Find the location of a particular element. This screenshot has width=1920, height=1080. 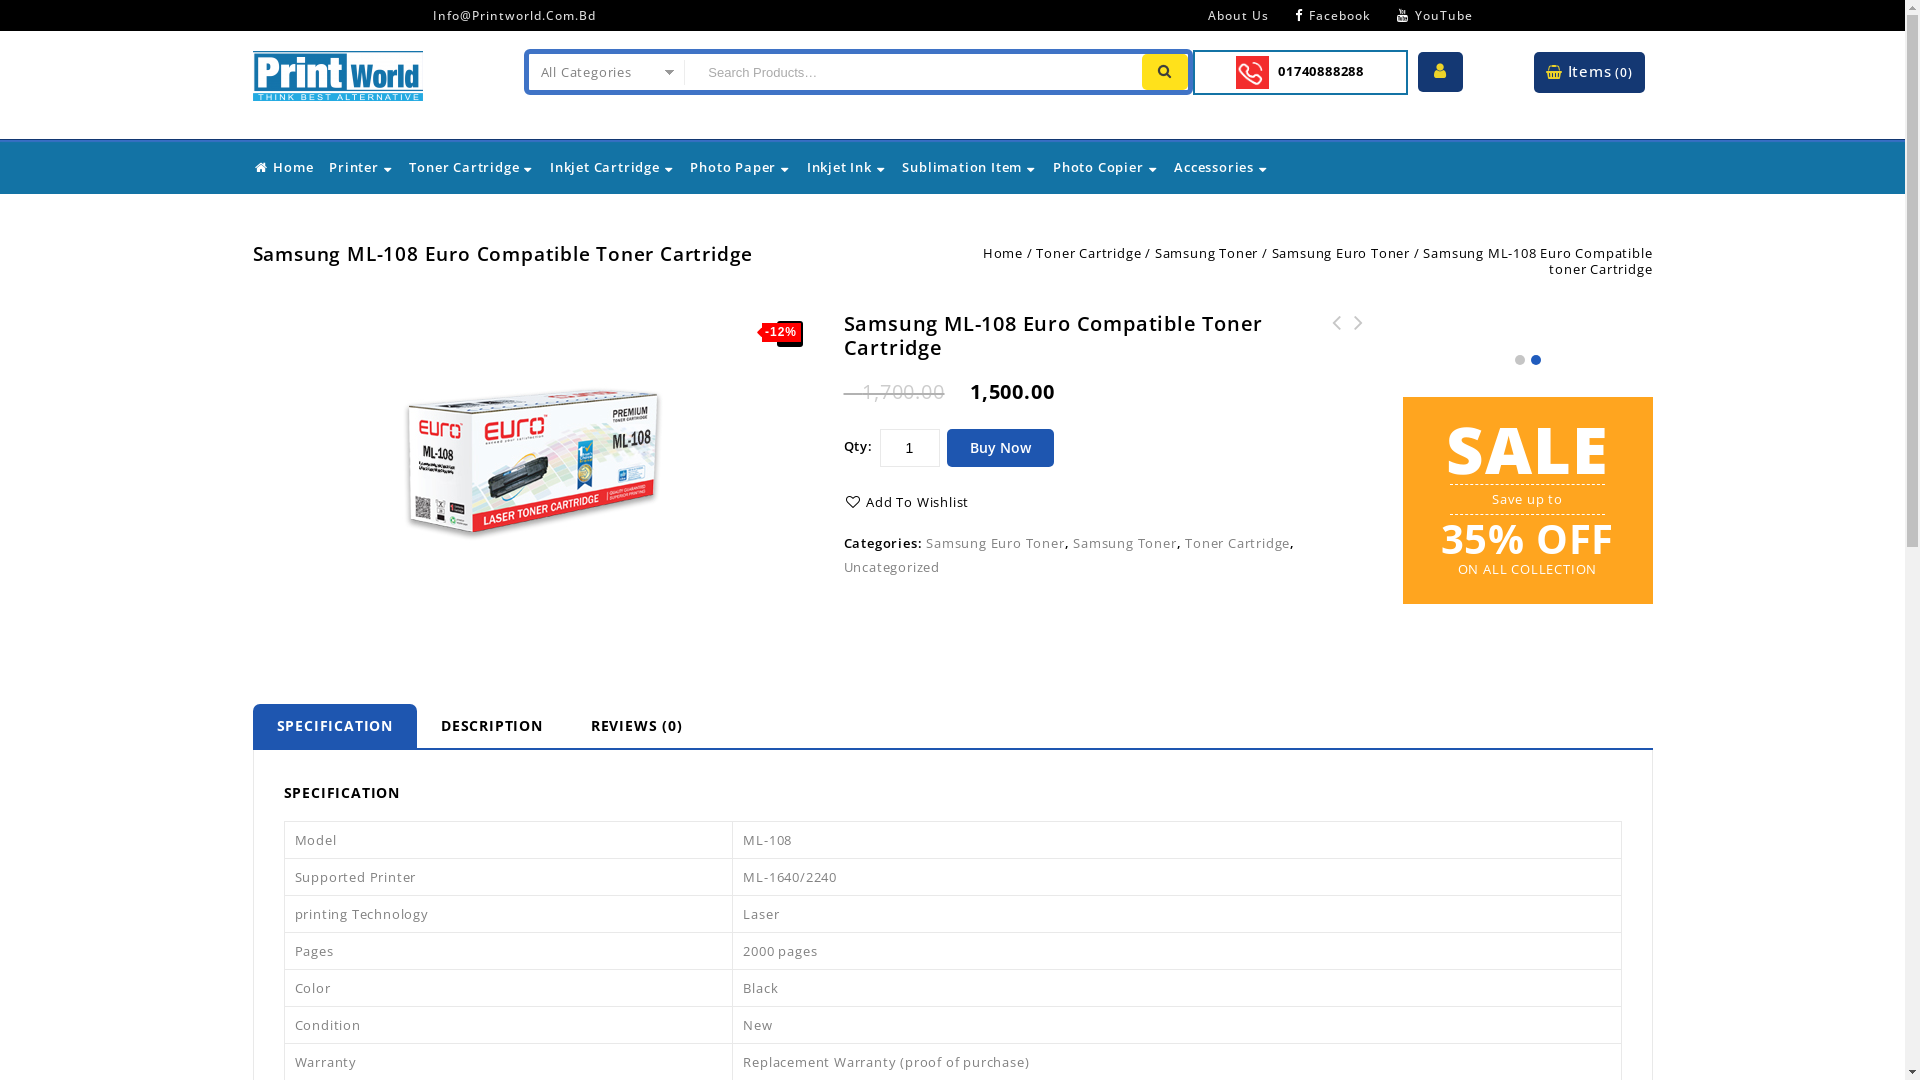

'Qty' is located at coordinates (909, 446).